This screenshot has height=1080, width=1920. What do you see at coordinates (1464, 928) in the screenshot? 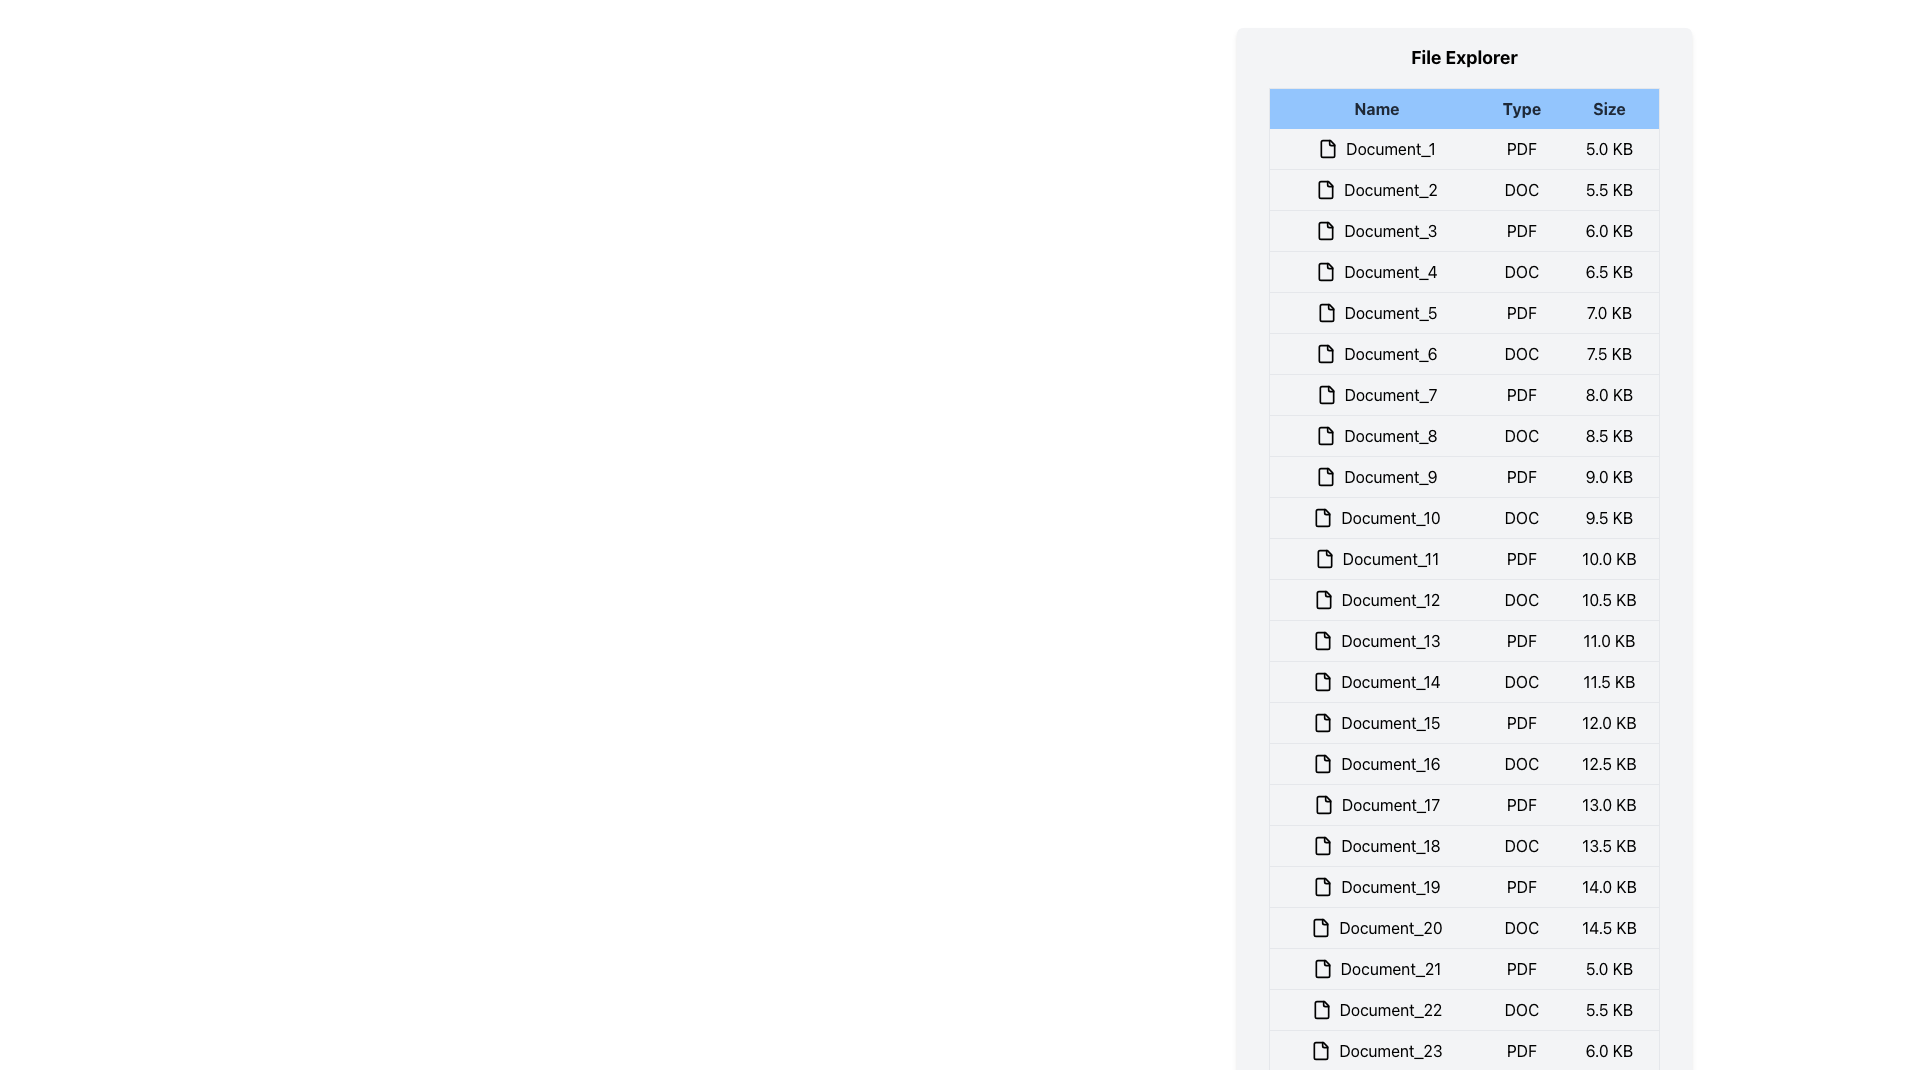
I see `on the list item representing a file, which is the twentieth item in a vertical list of a file explorer interface` at bounding box center [1464, 928].